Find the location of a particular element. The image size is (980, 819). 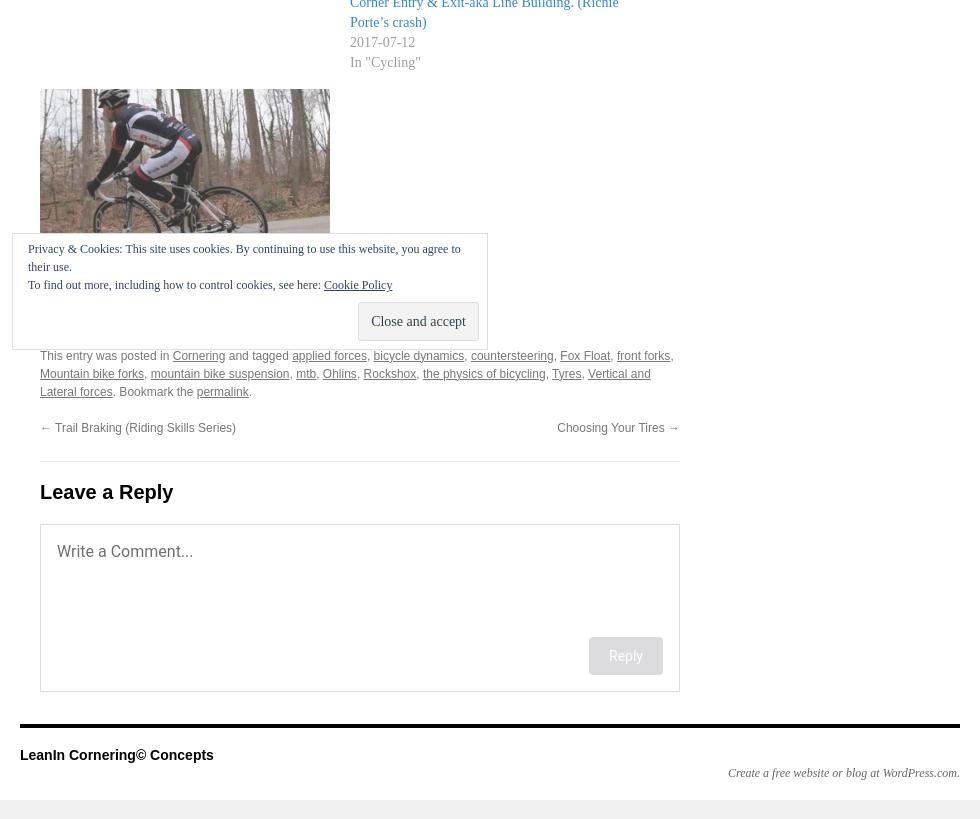

'Cornering' is located at coordinates (198, 354).